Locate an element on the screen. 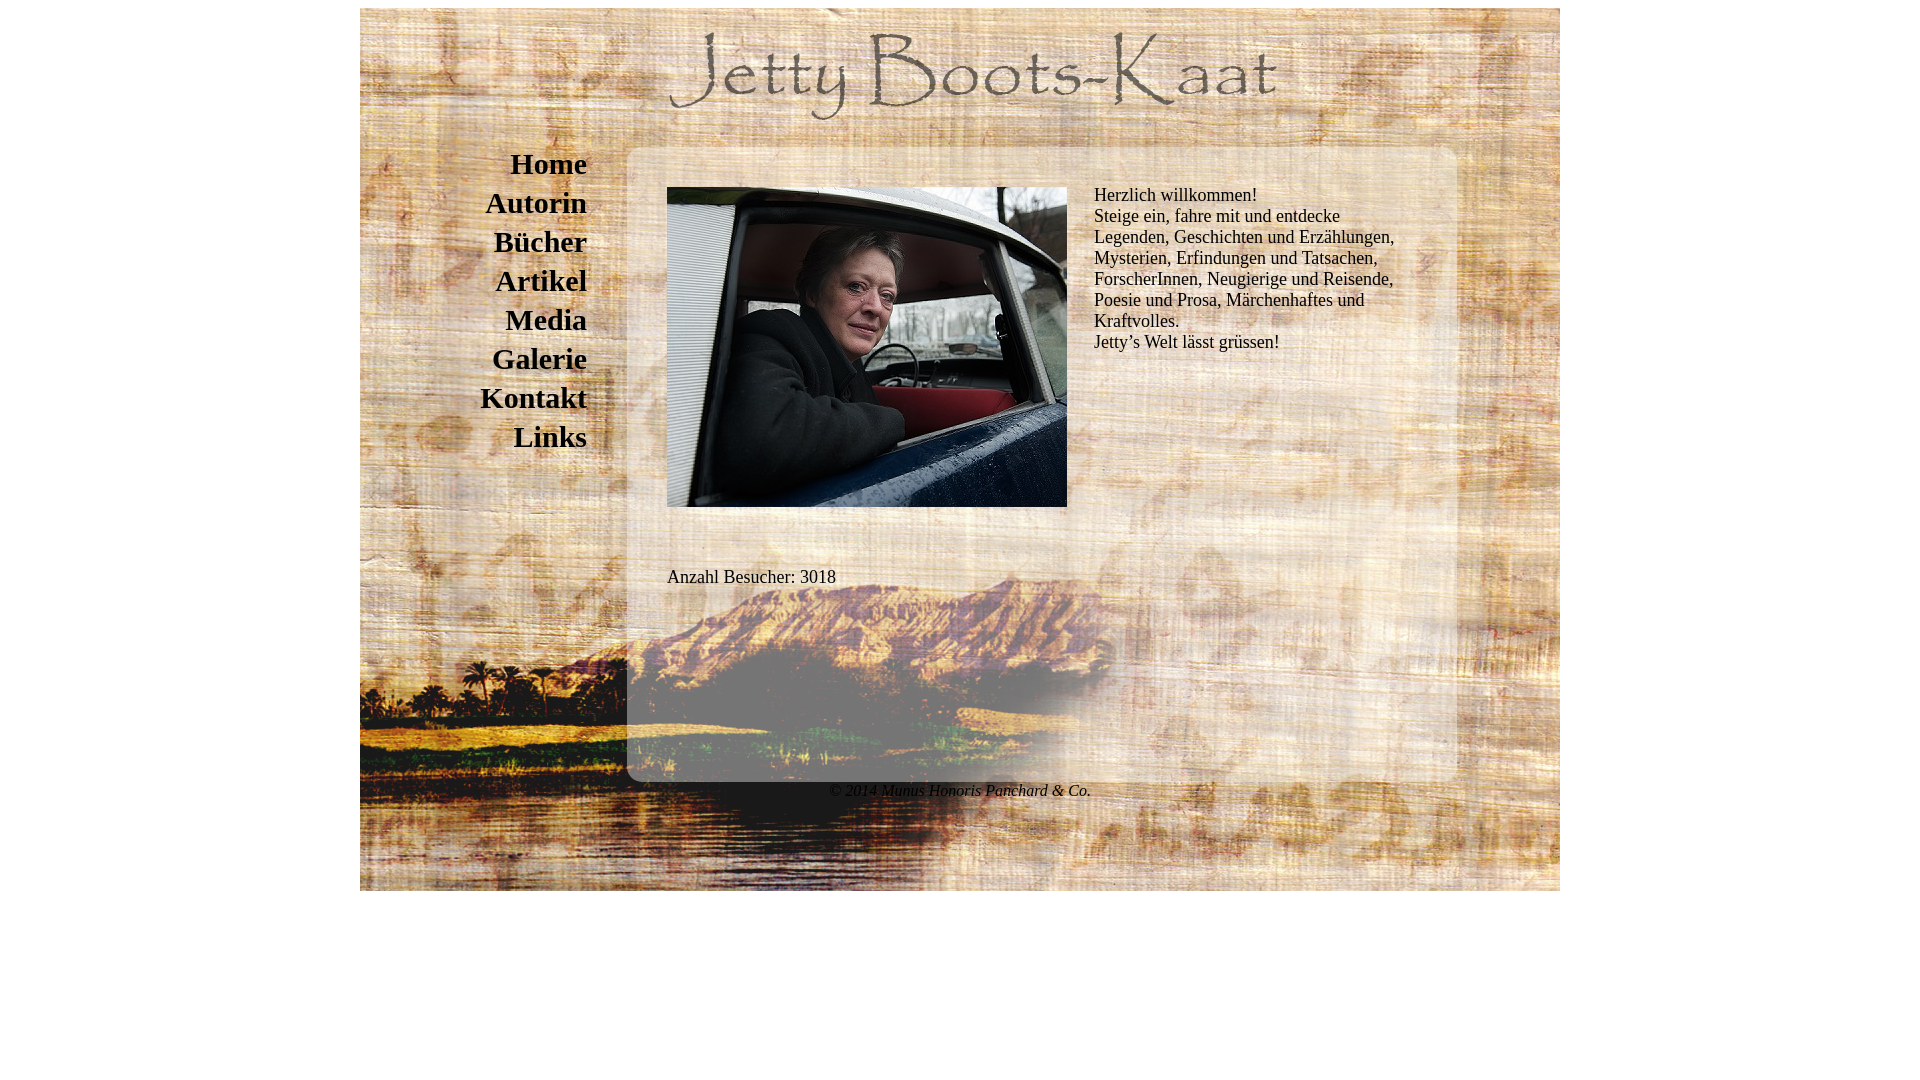  '3018' is located at coordinates (817, 577).